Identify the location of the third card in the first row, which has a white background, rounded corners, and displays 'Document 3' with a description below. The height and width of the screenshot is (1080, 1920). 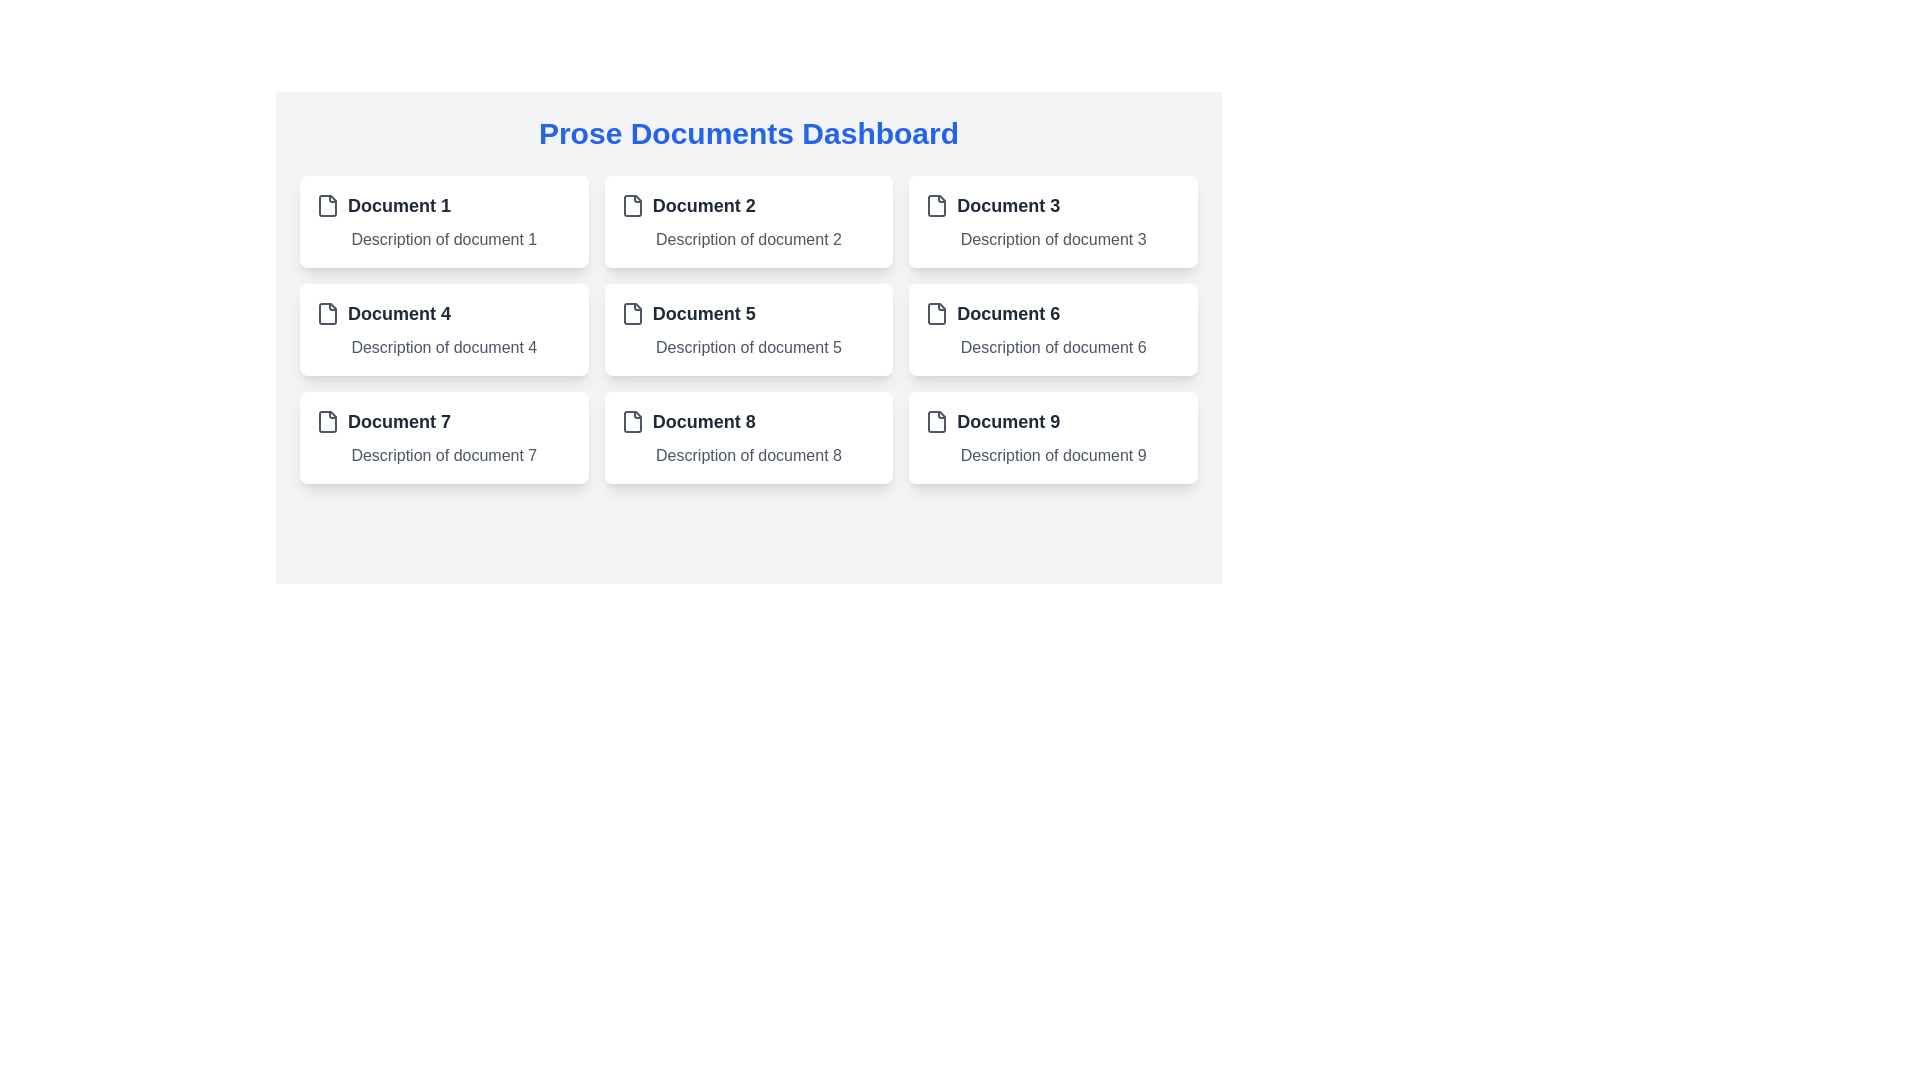
(1052, 222).